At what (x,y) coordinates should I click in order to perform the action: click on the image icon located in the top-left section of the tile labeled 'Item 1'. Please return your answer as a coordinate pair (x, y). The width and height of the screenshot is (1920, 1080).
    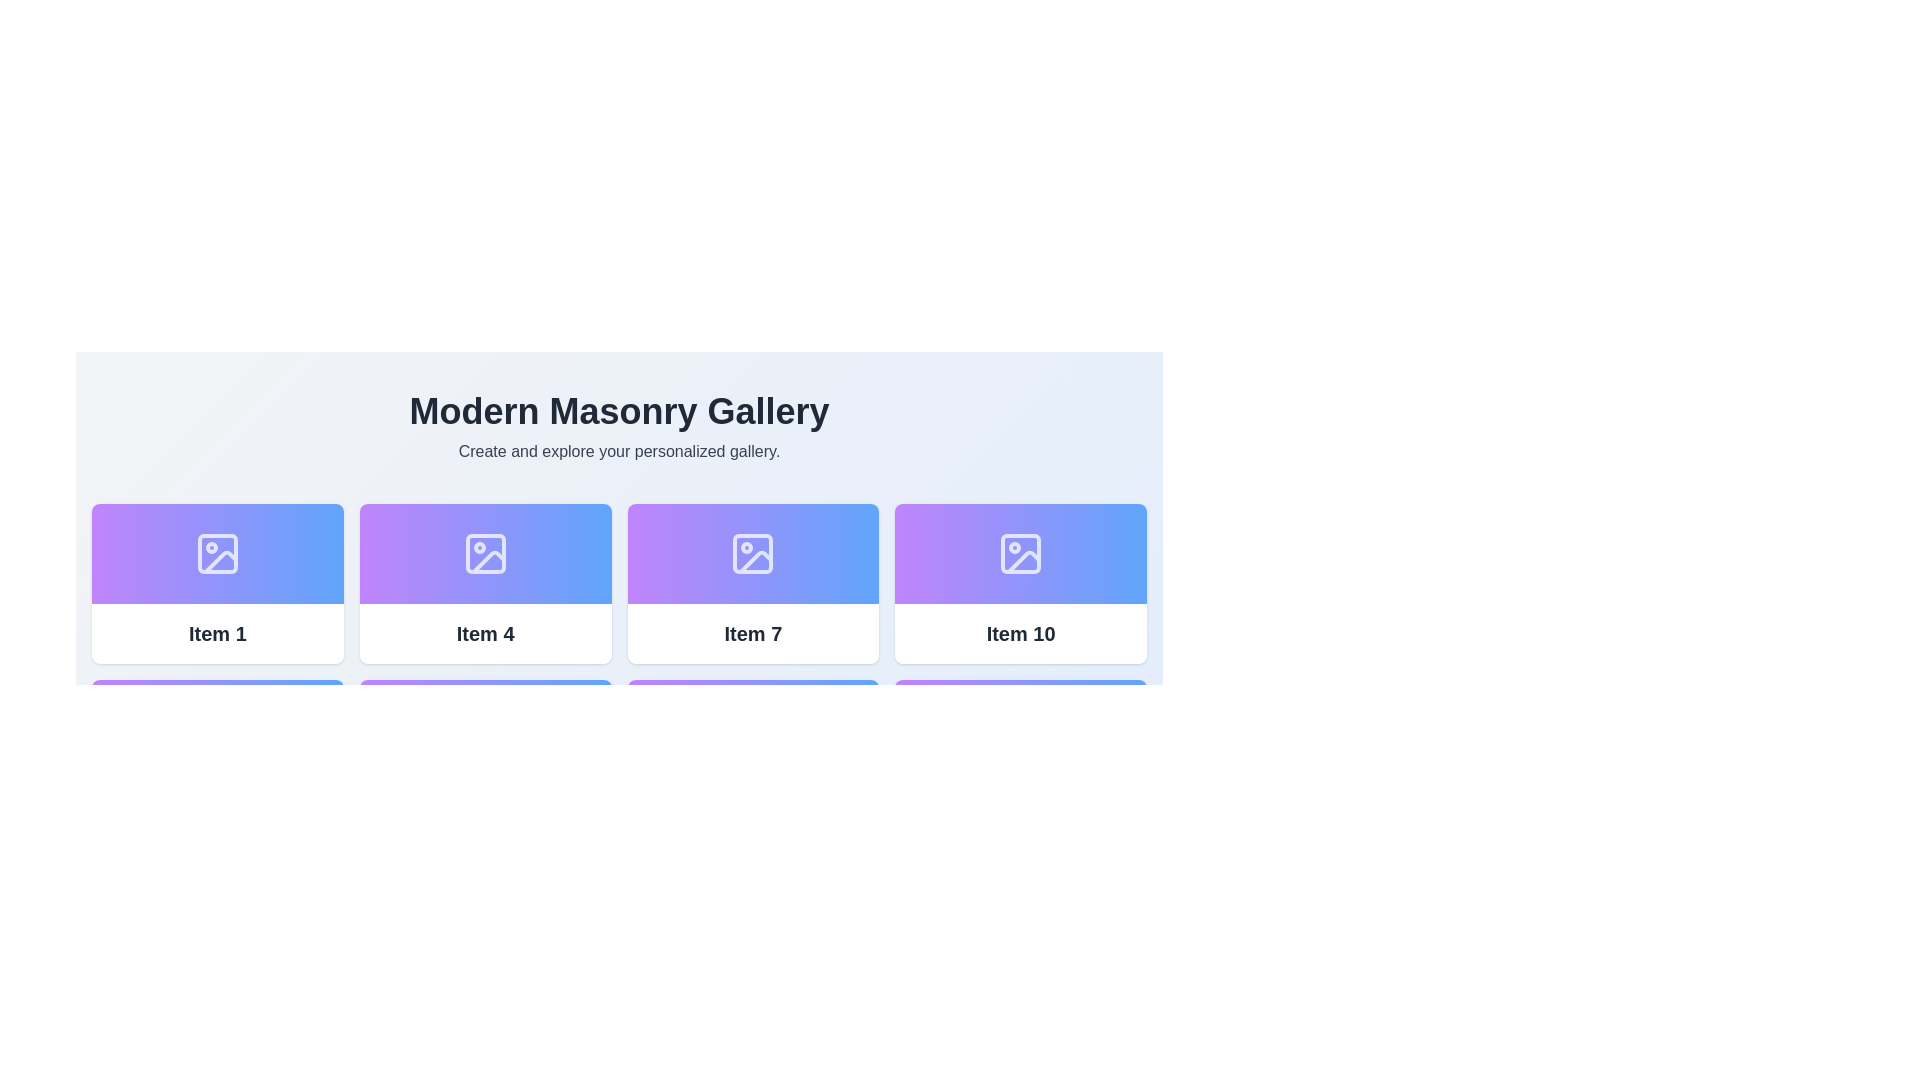
    Looking at the image, I should click on (217, 554).